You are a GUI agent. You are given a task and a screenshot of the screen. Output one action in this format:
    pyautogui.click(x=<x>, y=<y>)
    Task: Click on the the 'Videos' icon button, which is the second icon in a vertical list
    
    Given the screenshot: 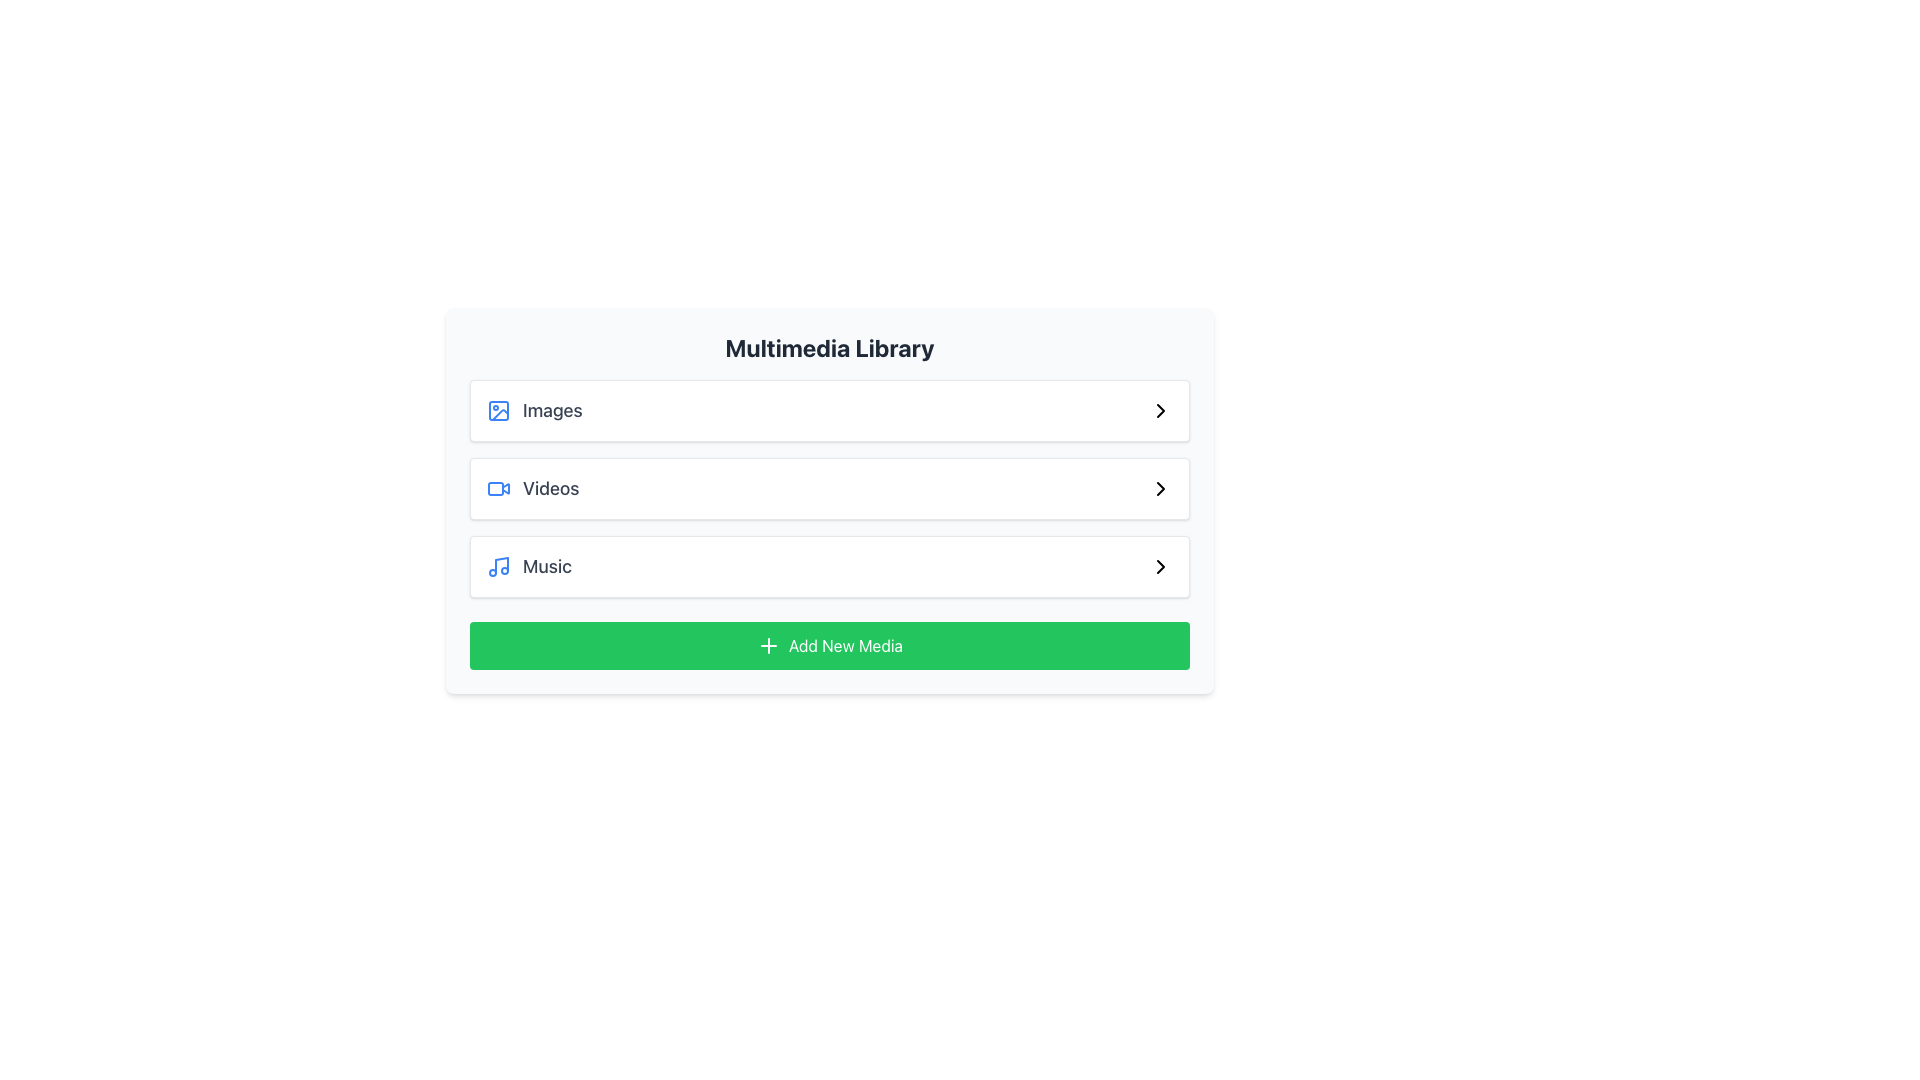 What is the action you would take?
    pyautogui.click(x=1161, y=489)
    